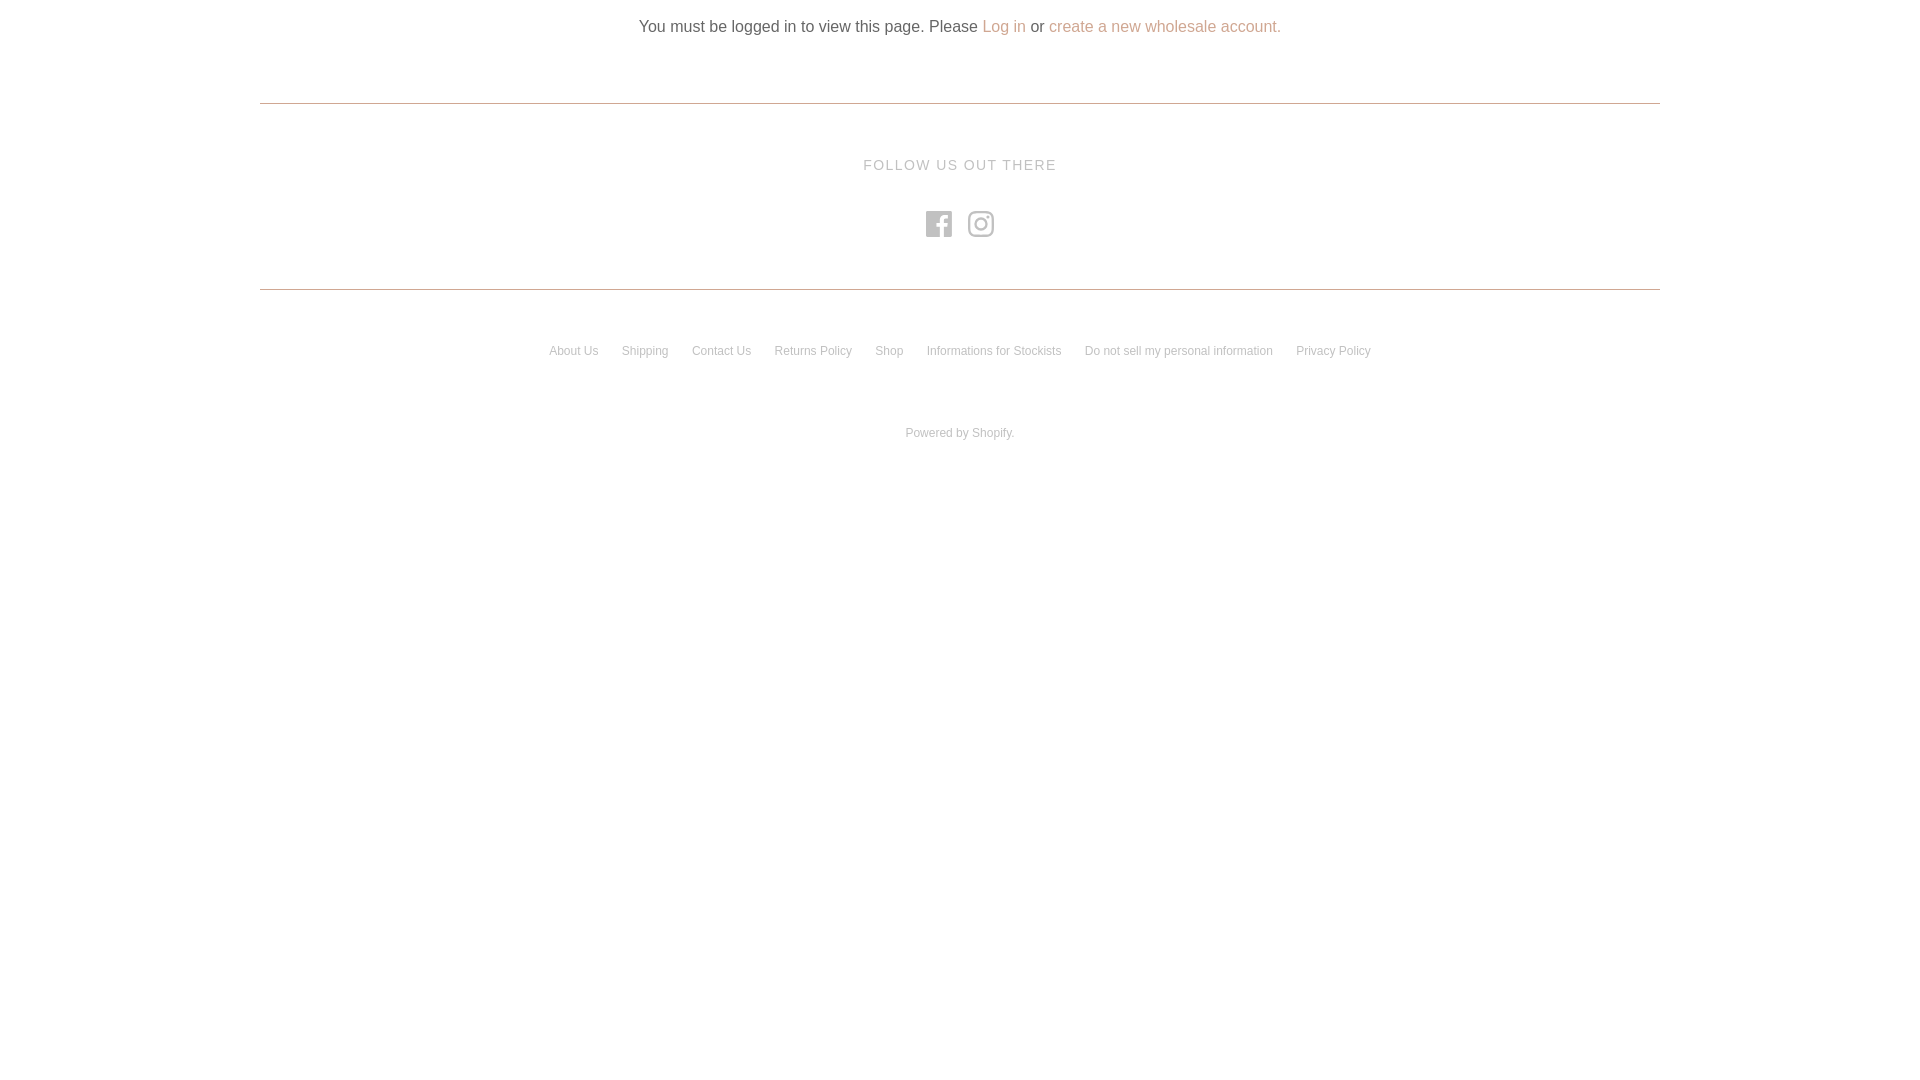 The height and width of the screenshot is (1080, 1920). What do you see at coordinates (813, 350) in the screenshot?
I see `'Returns Policy'` at bounding box center [813, 350].